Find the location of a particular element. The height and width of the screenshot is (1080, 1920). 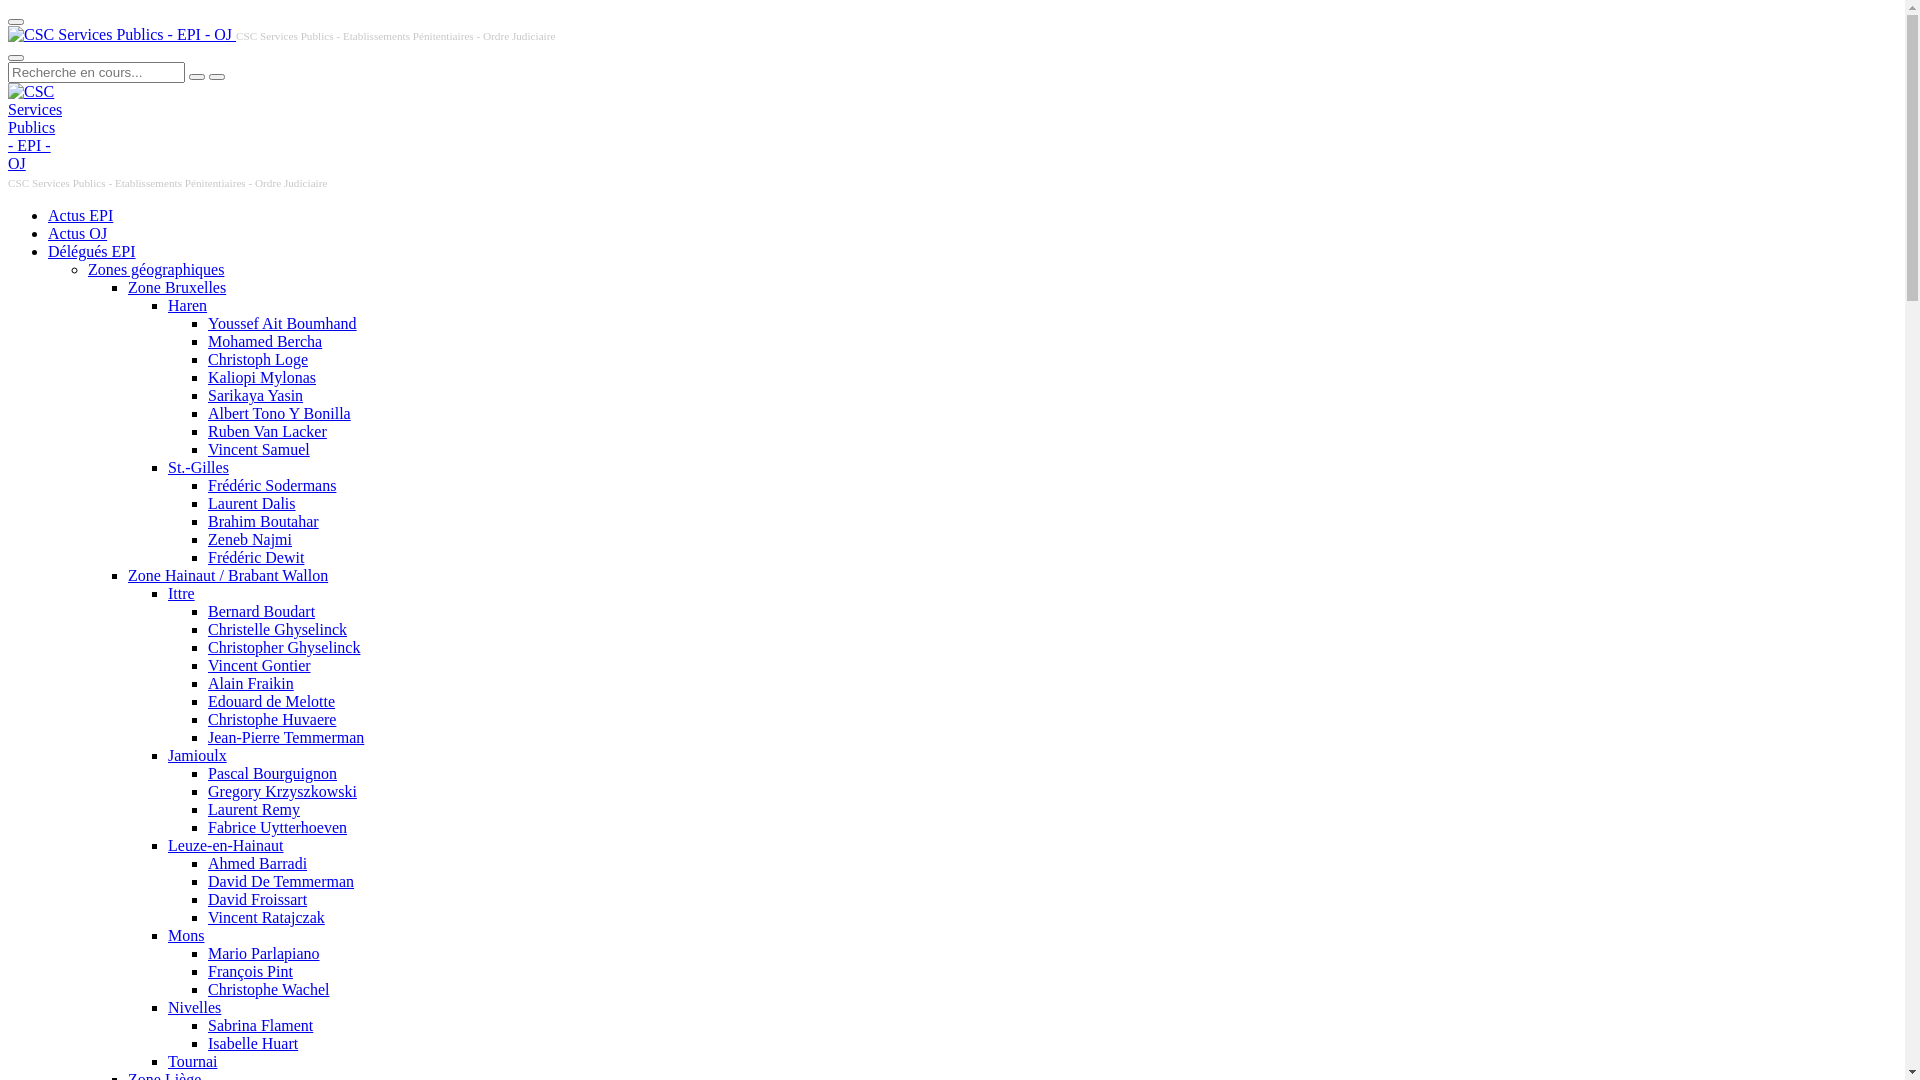

'Kaliopi Mylonas' is located at coordinates (261, 377).